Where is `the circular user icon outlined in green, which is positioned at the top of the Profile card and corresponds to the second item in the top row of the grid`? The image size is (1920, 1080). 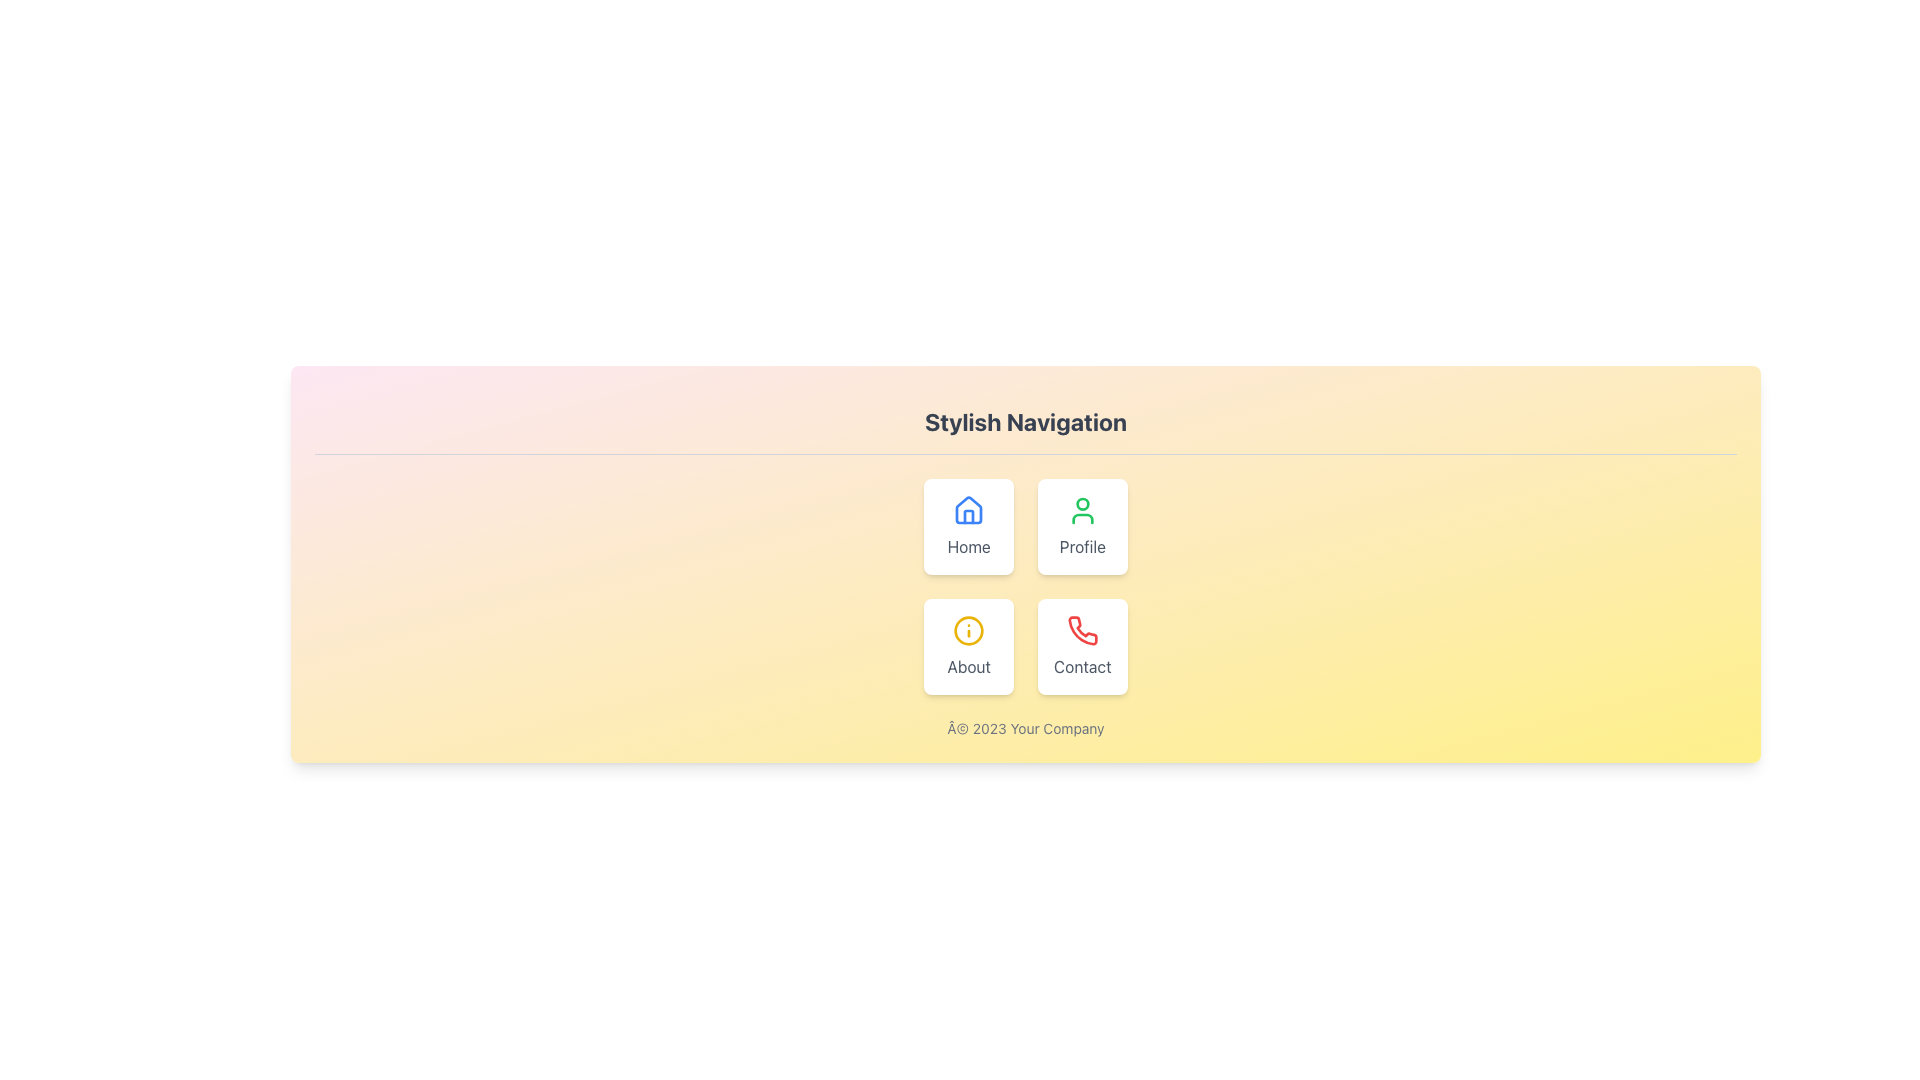
the circular user icon outlined in green, which is positioned at the top of the Profile card and corresponds to the second item in the top row of the grid is located at coordinates (1081, 509).